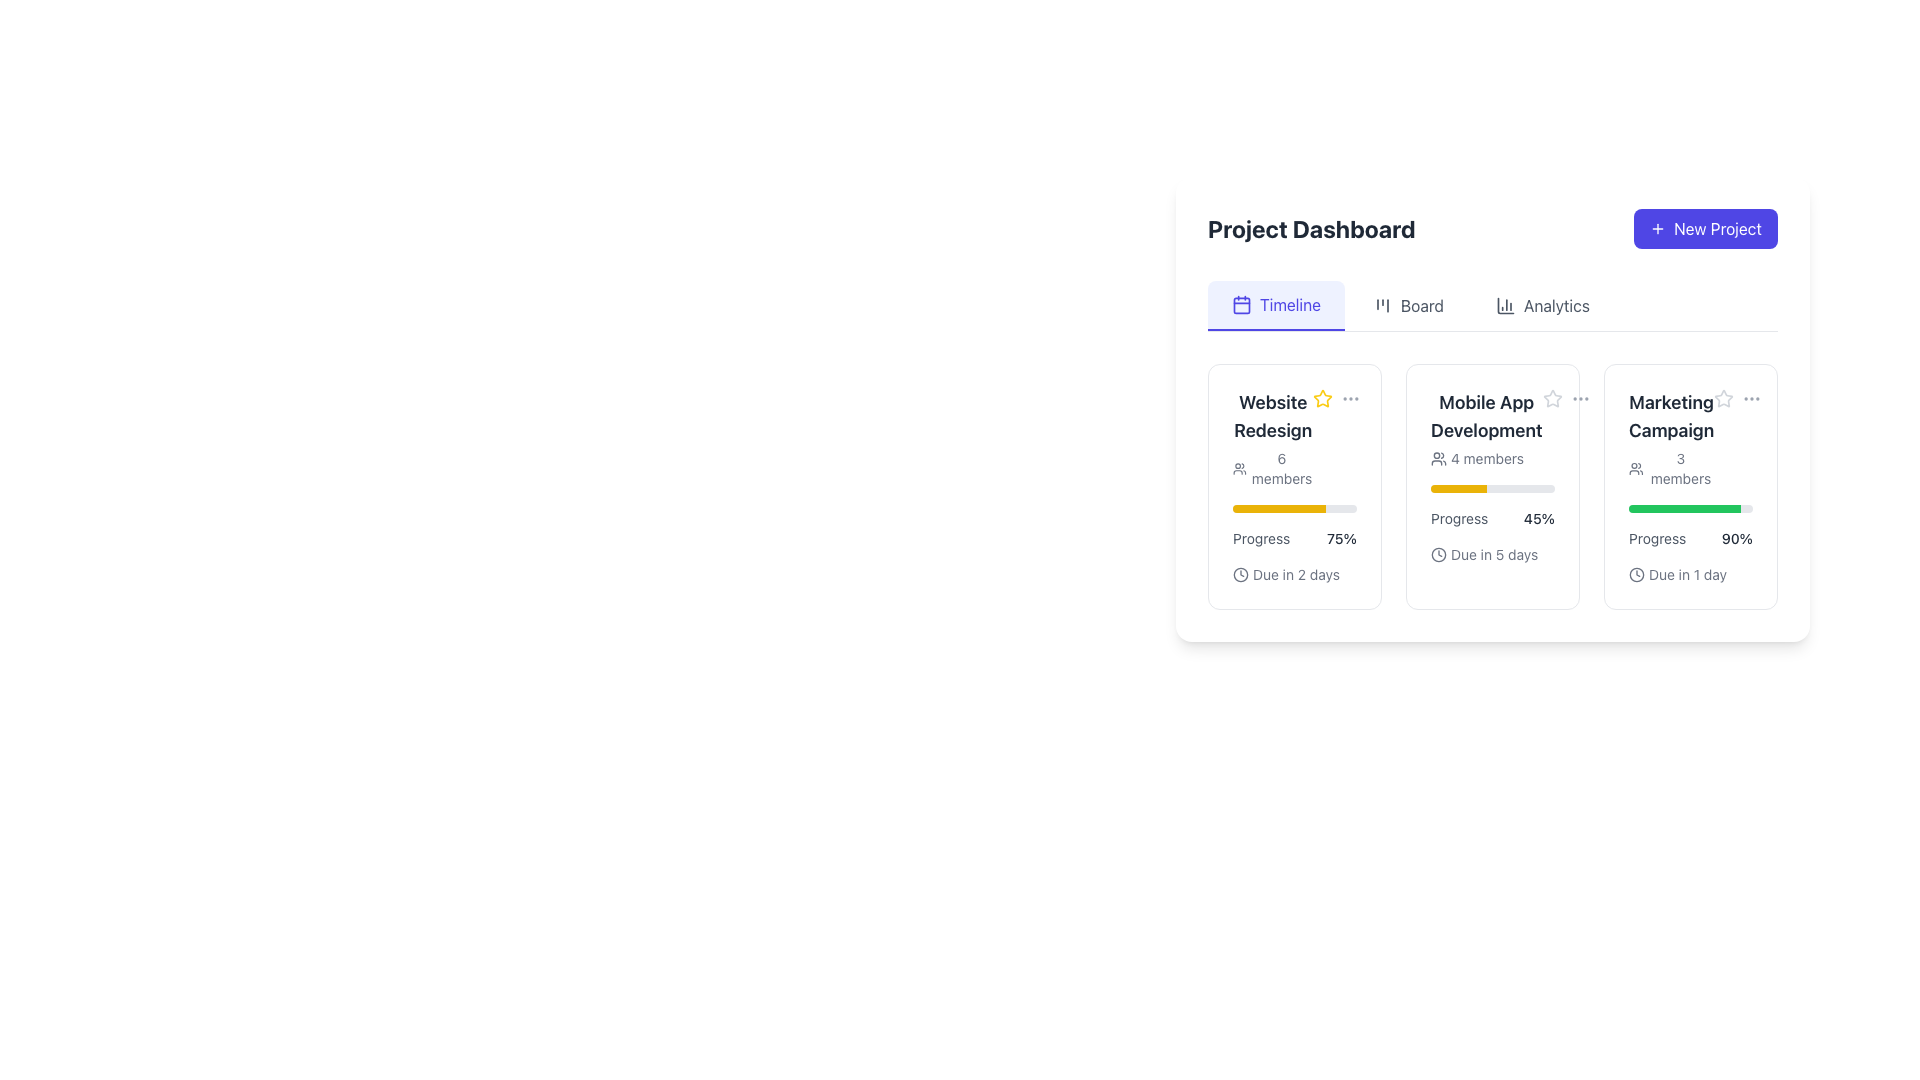 This screenshot has height=1080, width=1920. I want to click on the graphic box with rounded corners located within the calendar icon above the label 'Timeline' in the navigation bar of the dashboard, so click(1241, 304).